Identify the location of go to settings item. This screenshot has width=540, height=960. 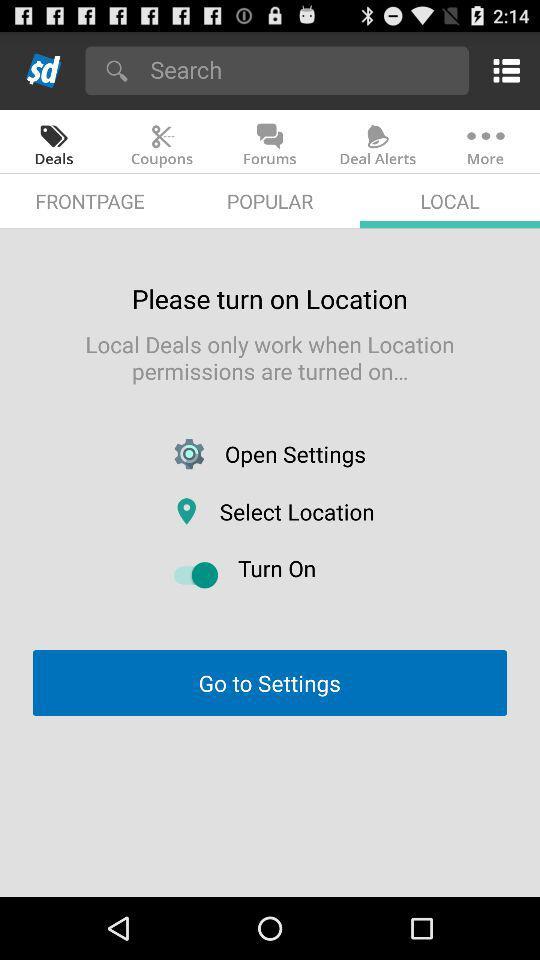
(269, 683).